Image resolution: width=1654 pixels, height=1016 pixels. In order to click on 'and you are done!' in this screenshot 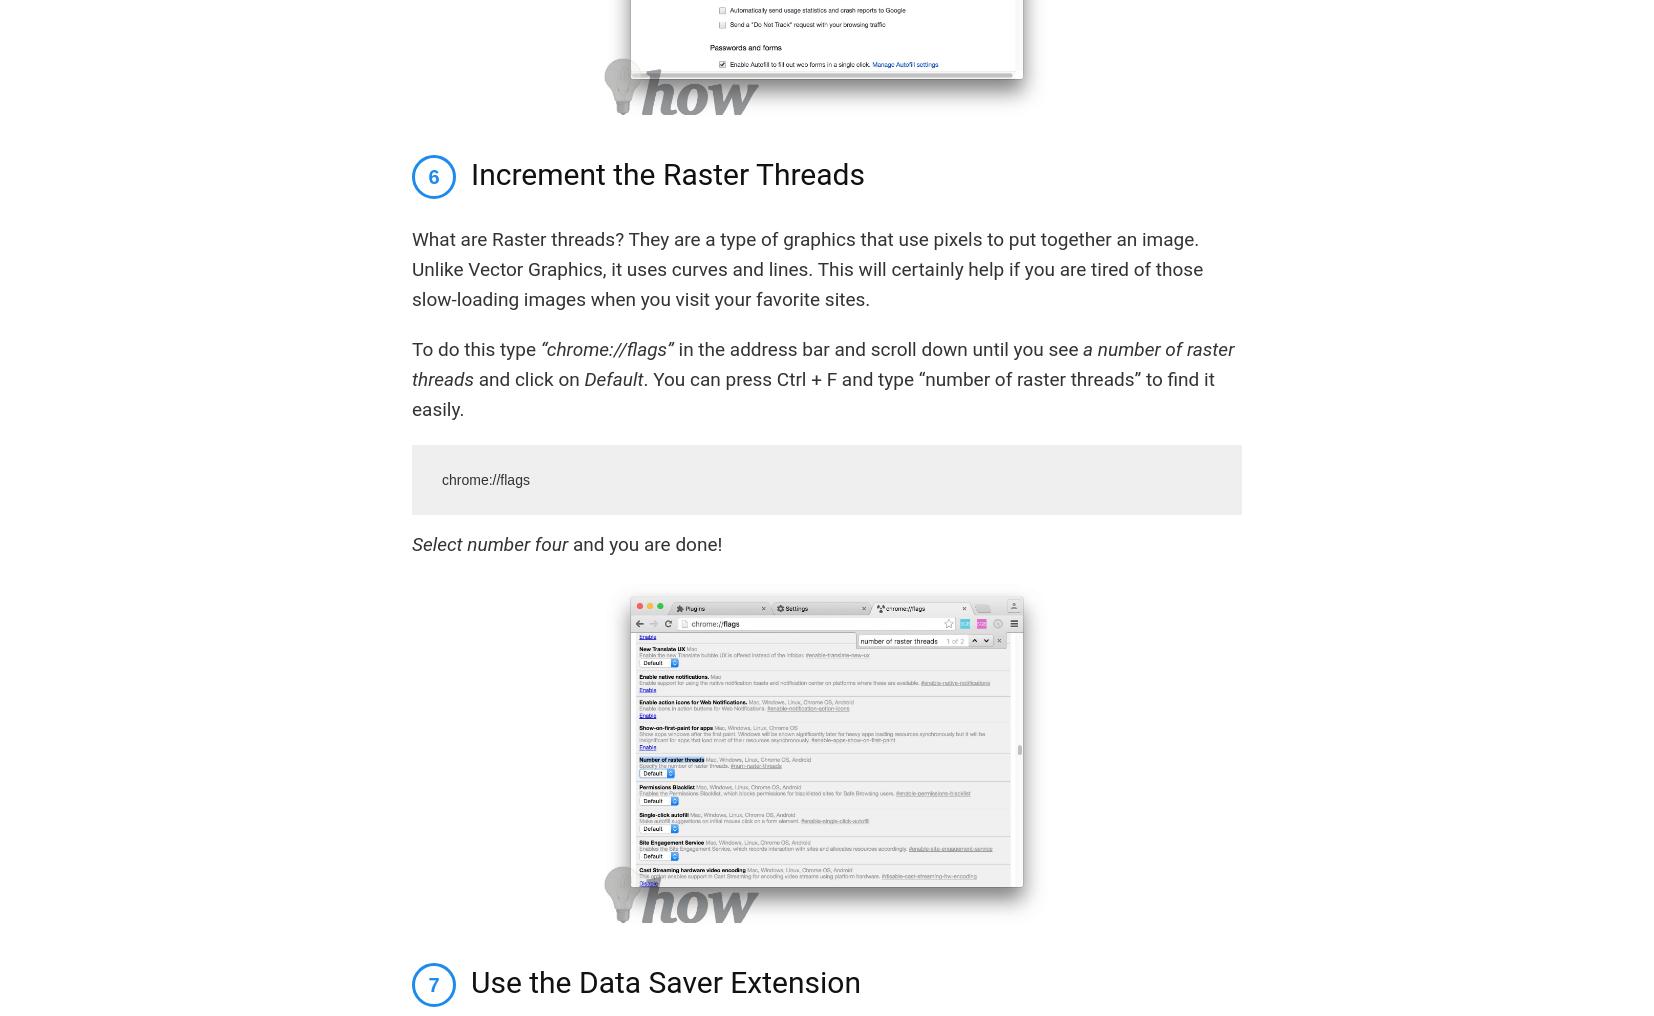, I will do `click(645, 542)`.